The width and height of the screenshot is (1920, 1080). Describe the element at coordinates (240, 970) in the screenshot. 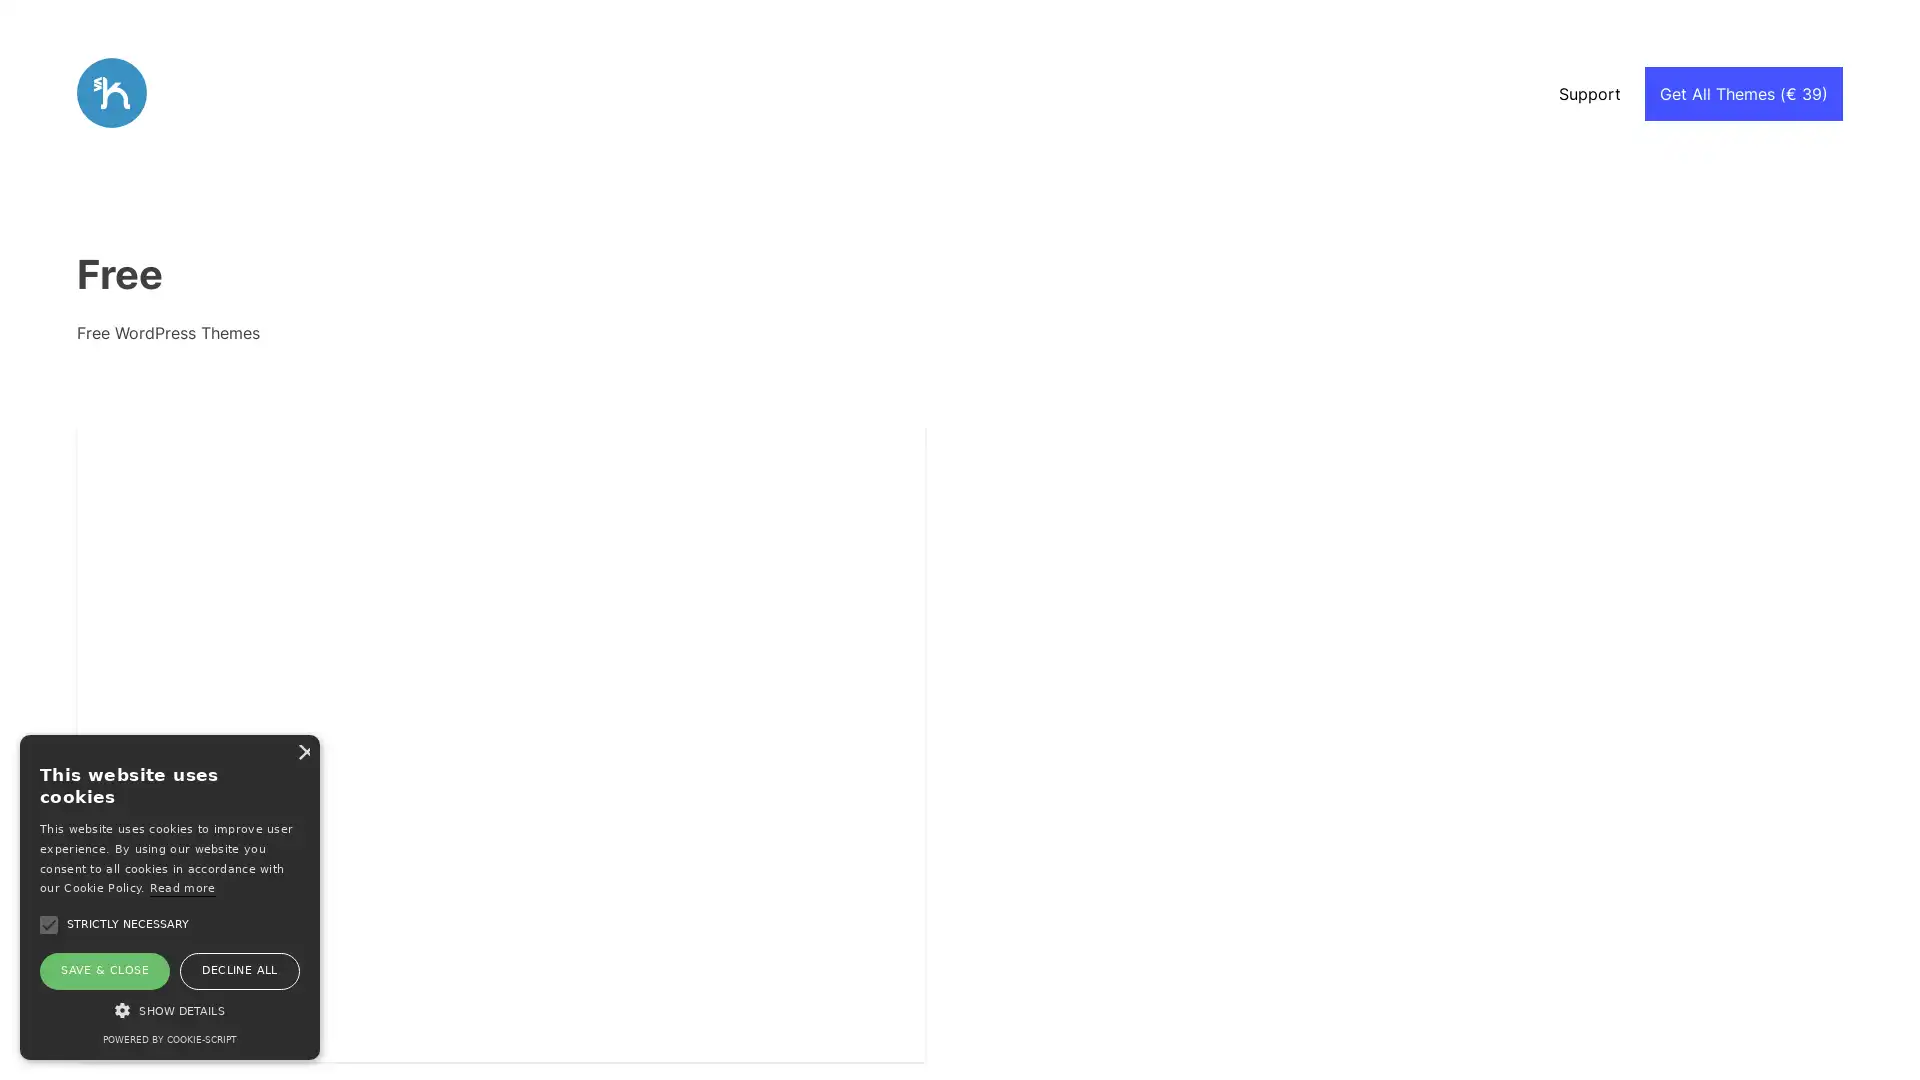

I see `DECLINE ALL` at that location.